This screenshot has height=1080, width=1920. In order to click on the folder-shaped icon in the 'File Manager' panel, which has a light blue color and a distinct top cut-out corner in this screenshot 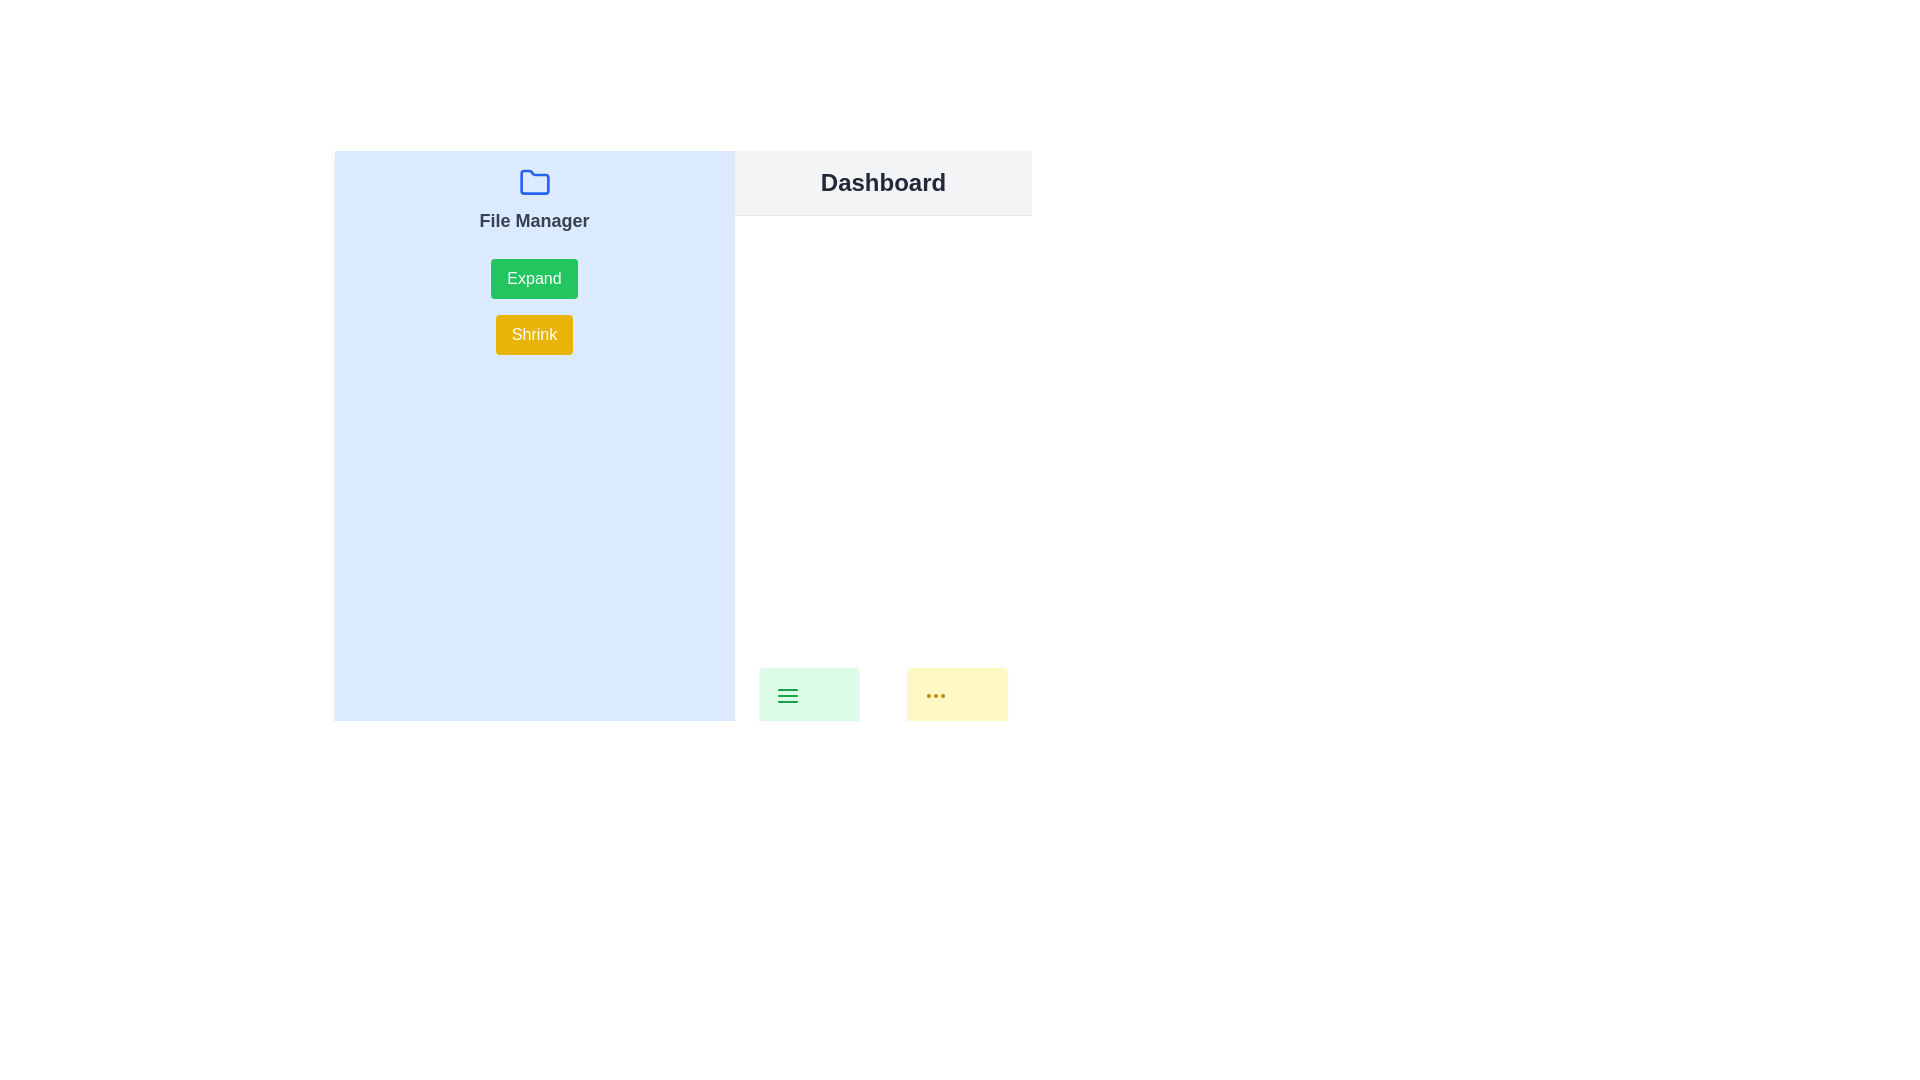, I will do `click(534, 182)`.